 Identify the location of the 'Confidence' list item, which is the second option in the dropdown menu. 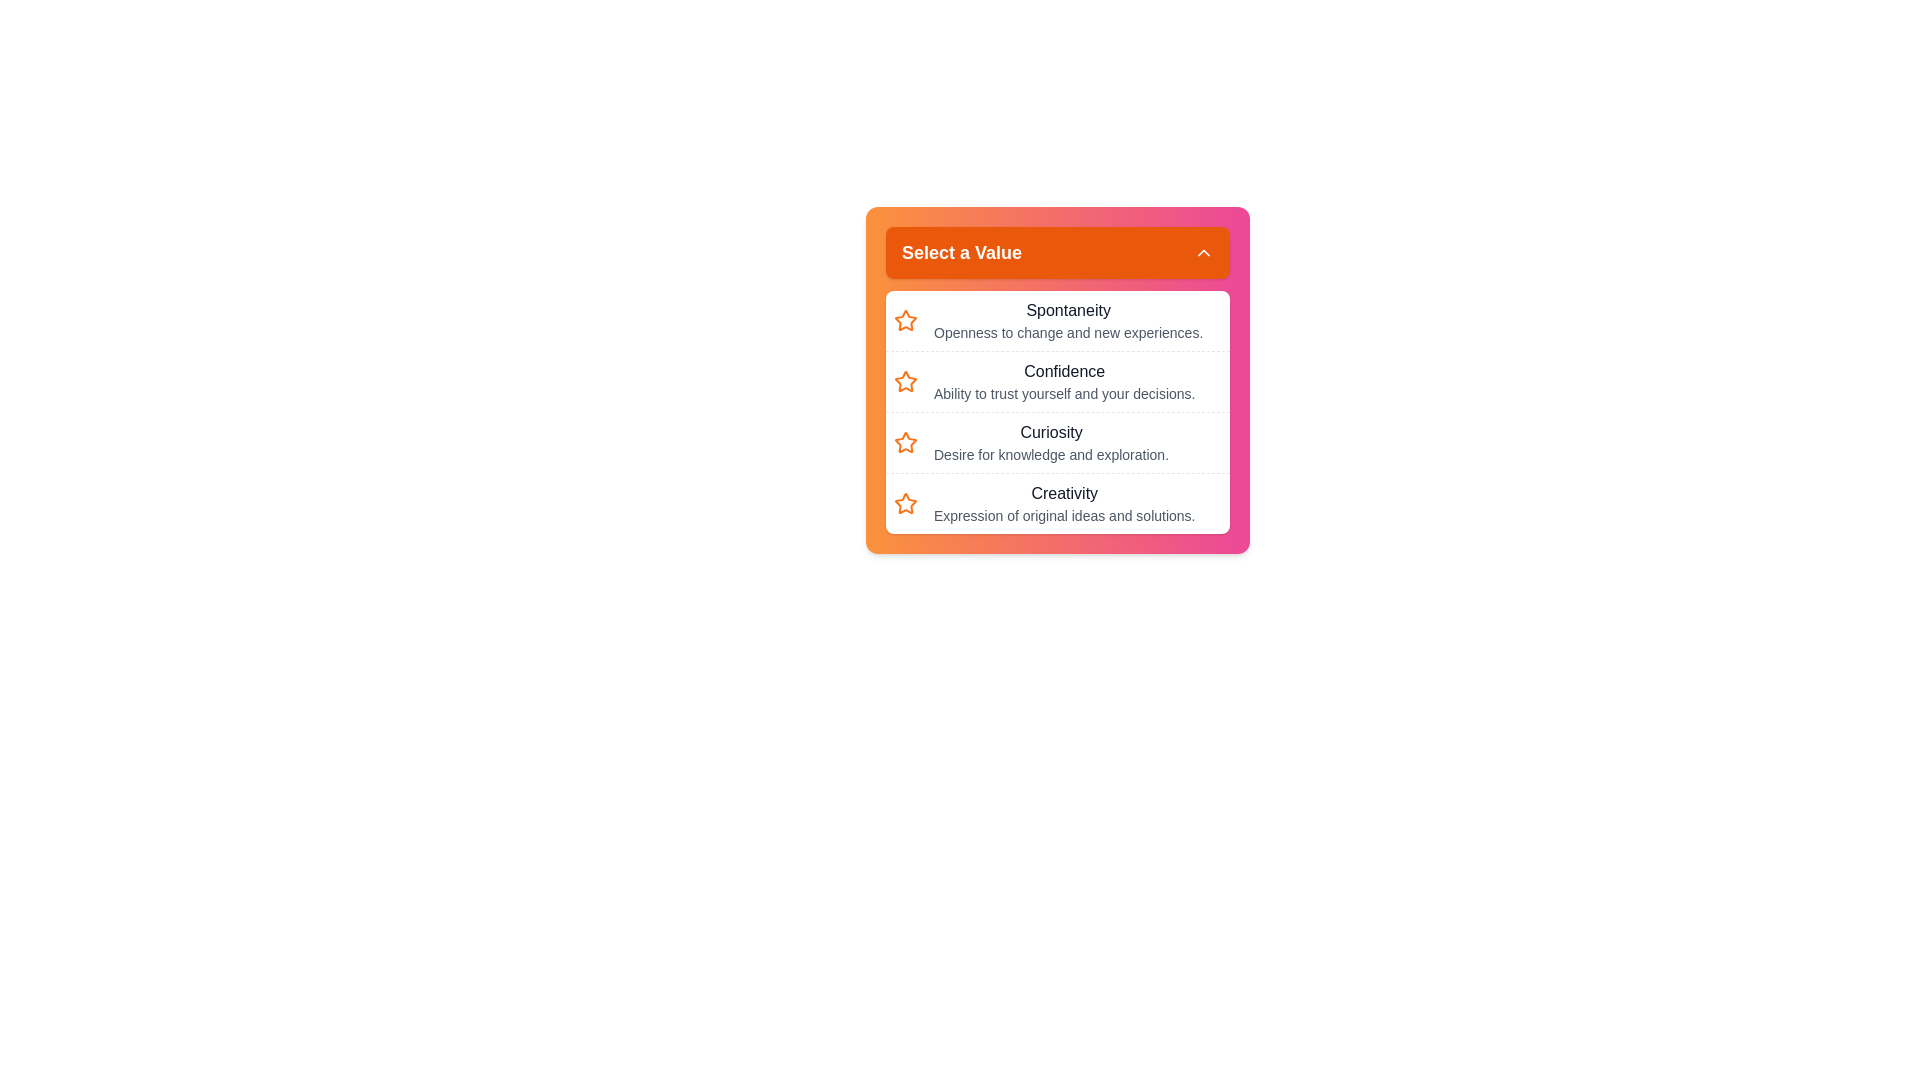
(1056, 381).